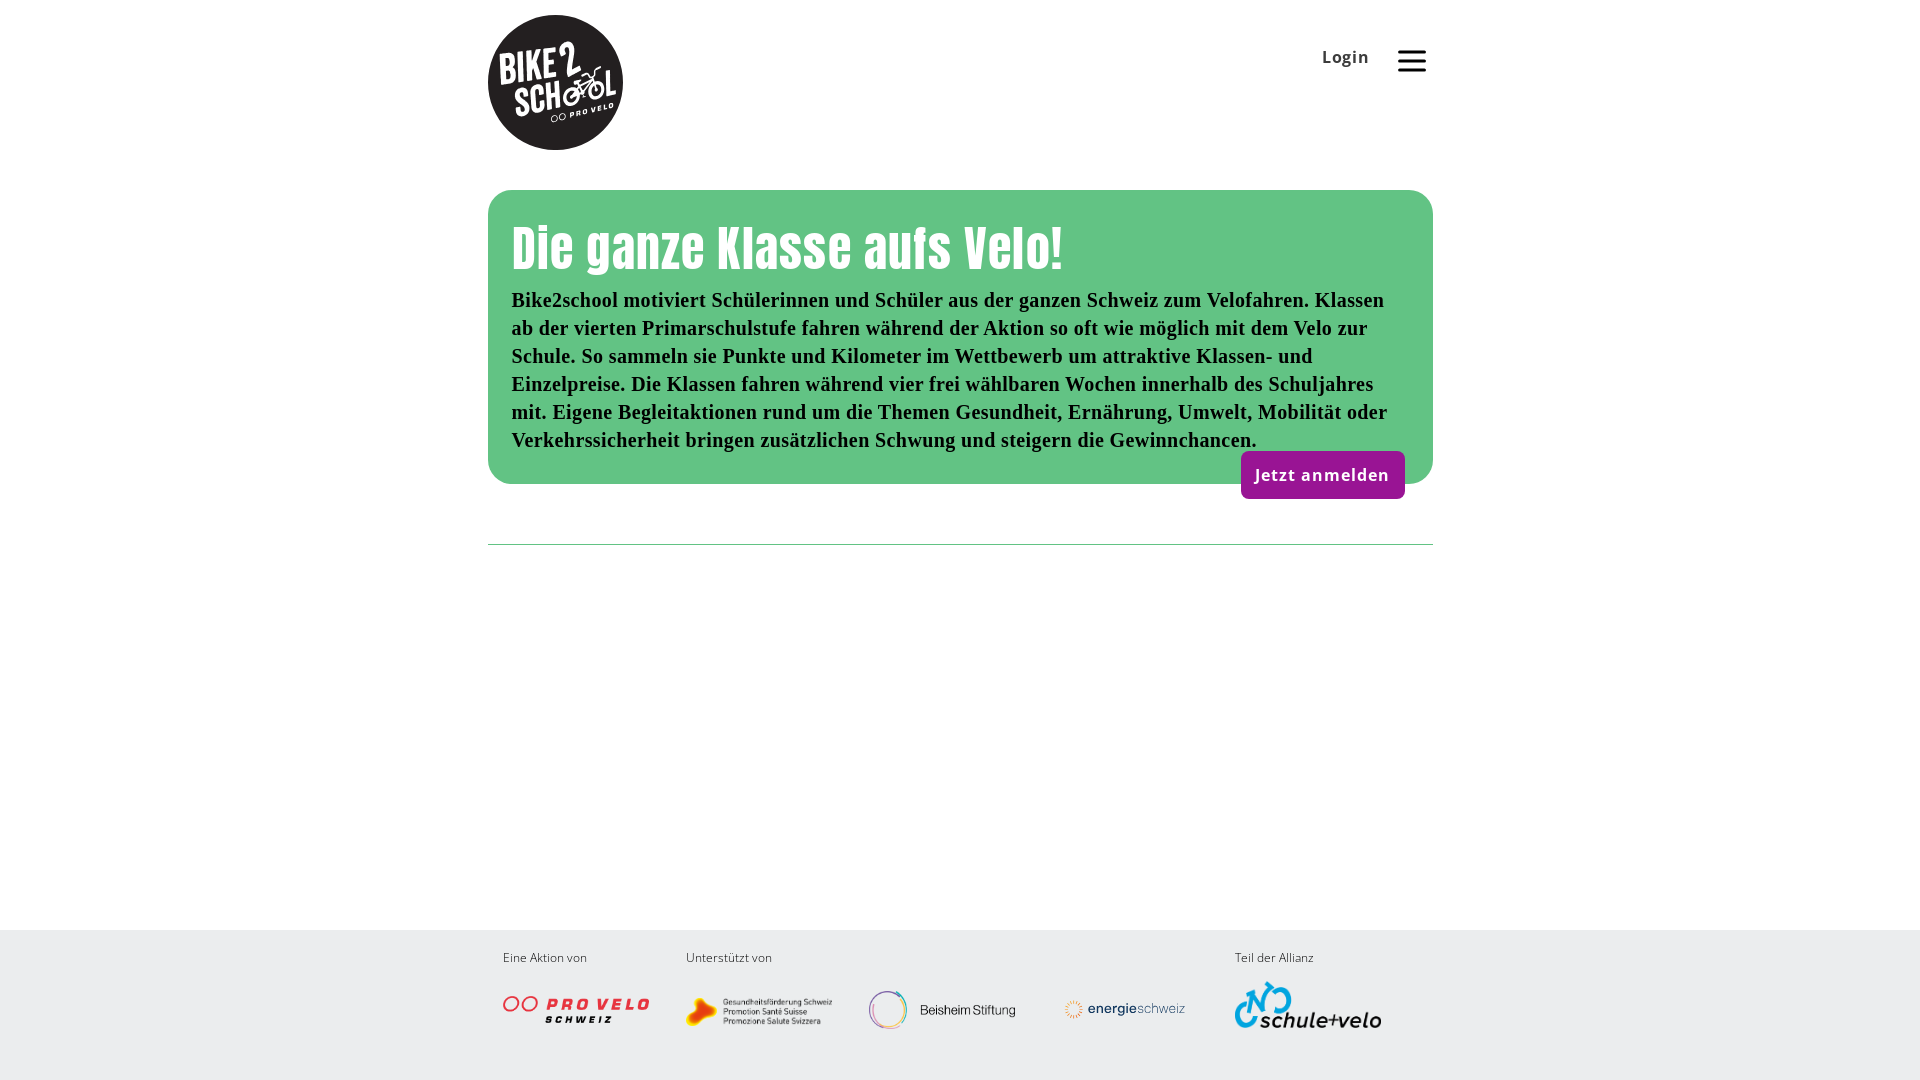 This screenshot has width=1920, height=1080. What do you see at coordinates (1345, 56) in the screenshot?
I see `'Login'` at bounding box center [1345, 56].